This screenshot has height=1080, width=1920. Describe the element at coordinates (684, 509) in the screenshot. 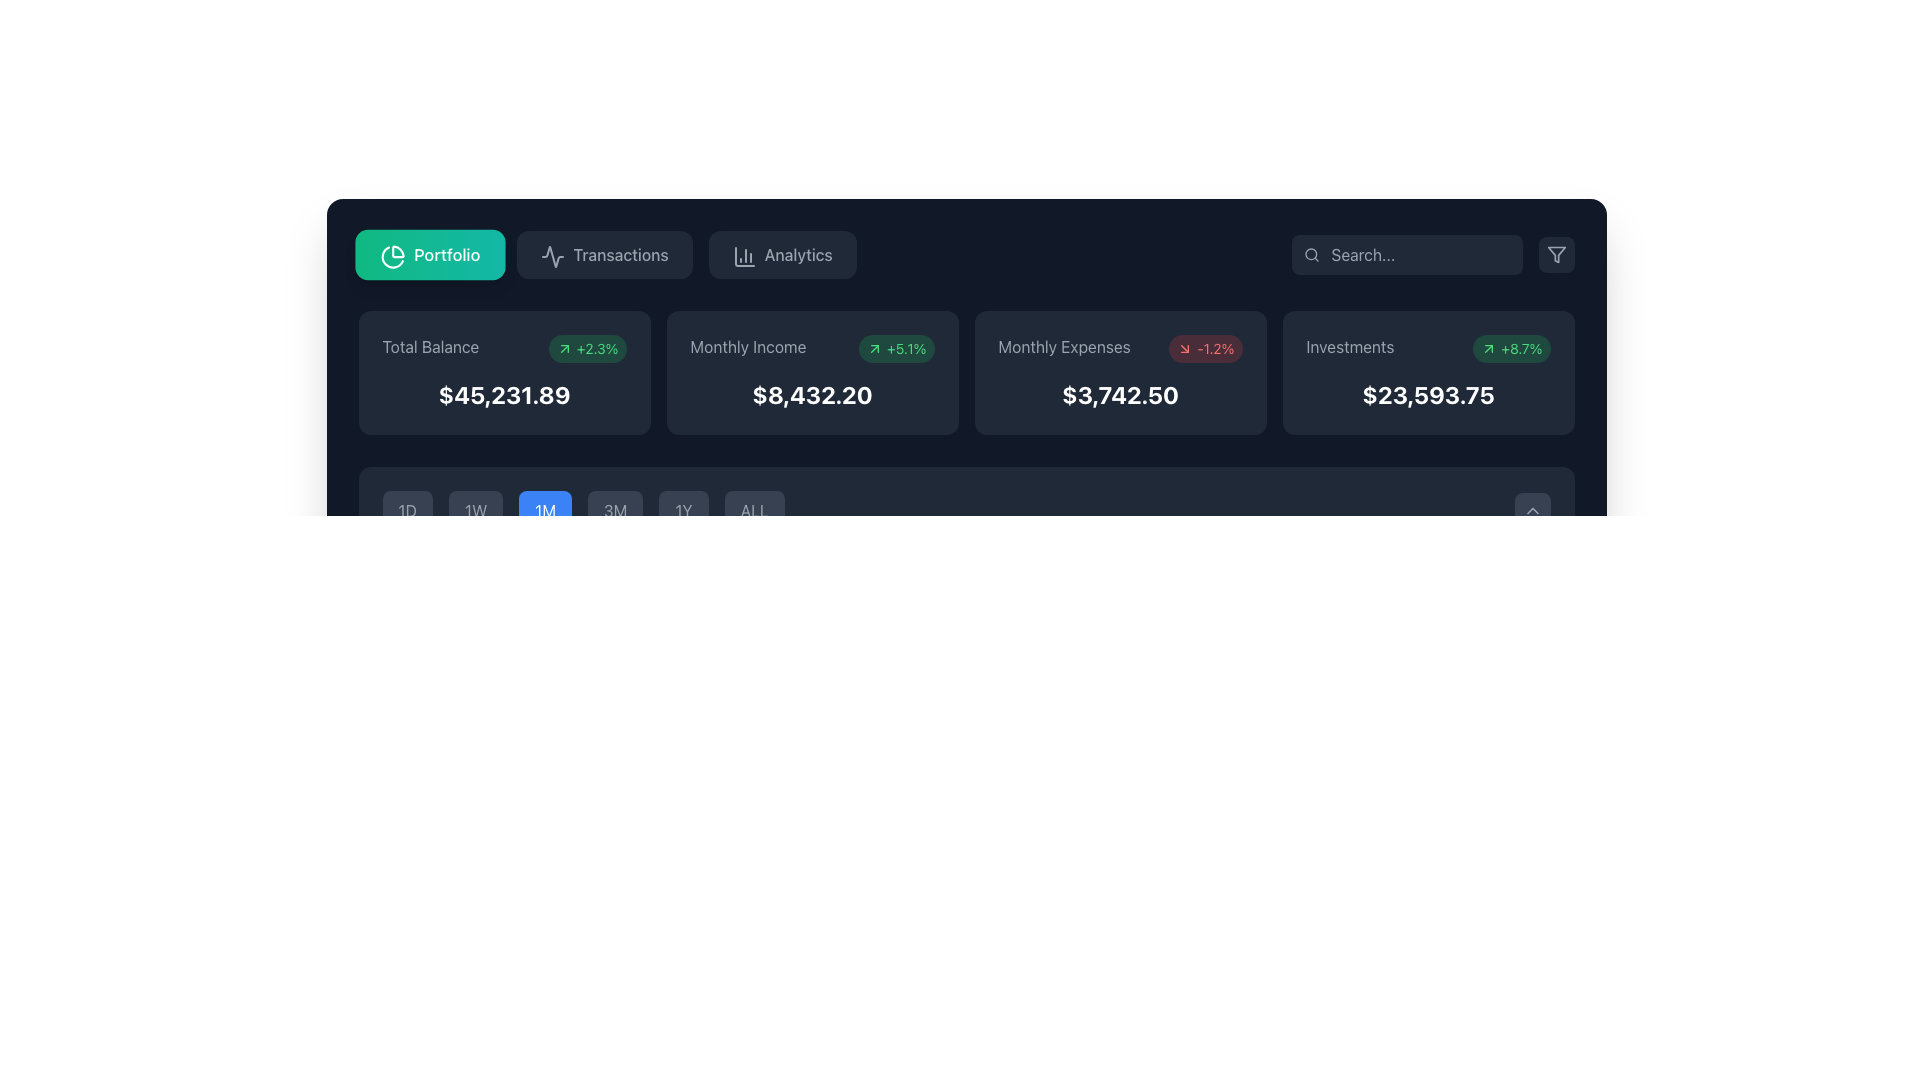

I see `the rectangular button displaying '1Y' in light gray on a dark gray background` at that location.